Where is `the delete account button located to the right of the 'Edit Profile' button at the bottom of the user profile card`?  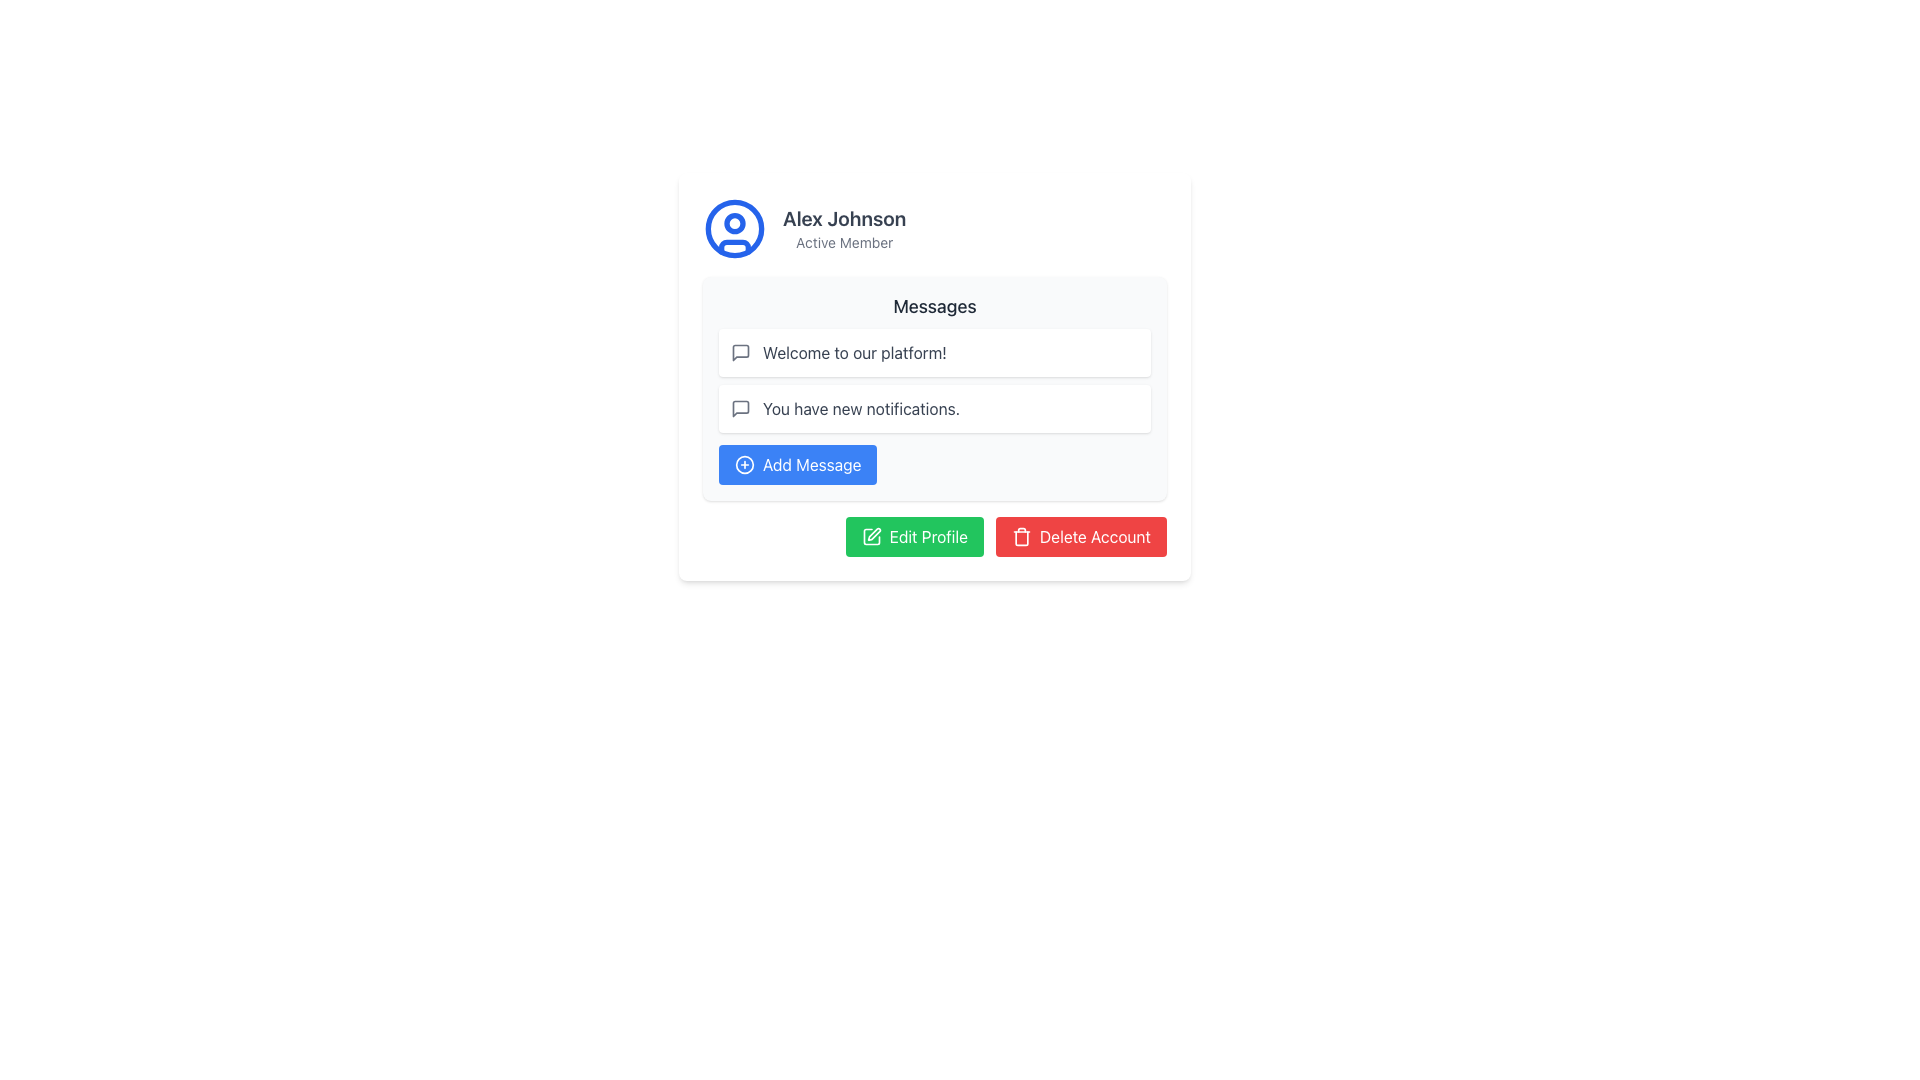
the delete account button located to the right of the 'Edit Profile' button at the bottom of the user profile card is located at coordinates (1080, 535).